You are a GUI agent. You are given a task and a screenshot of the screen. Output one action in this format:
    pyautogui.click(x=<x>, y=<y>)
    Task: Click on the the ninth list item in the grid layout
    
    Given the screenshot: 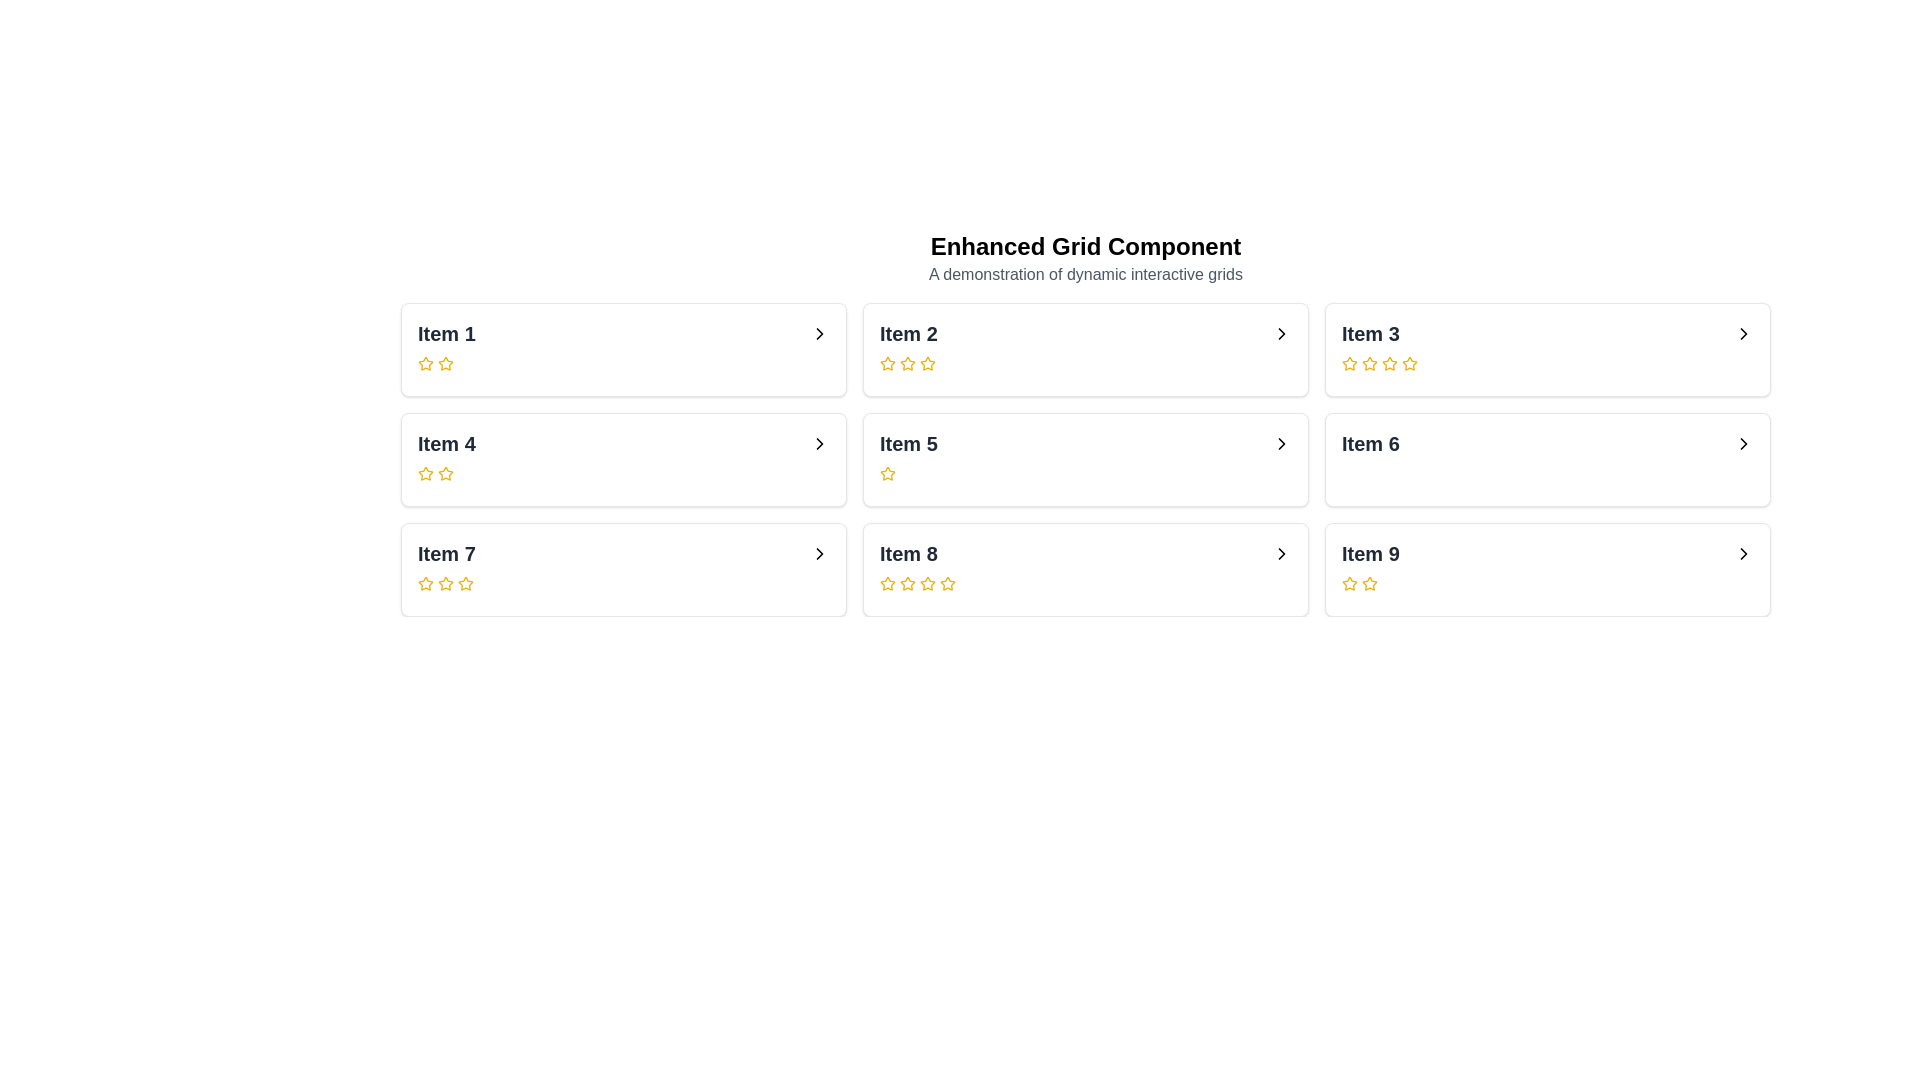 What is the action you would take?
    pyautogui.click(x=1547, y=554)
    